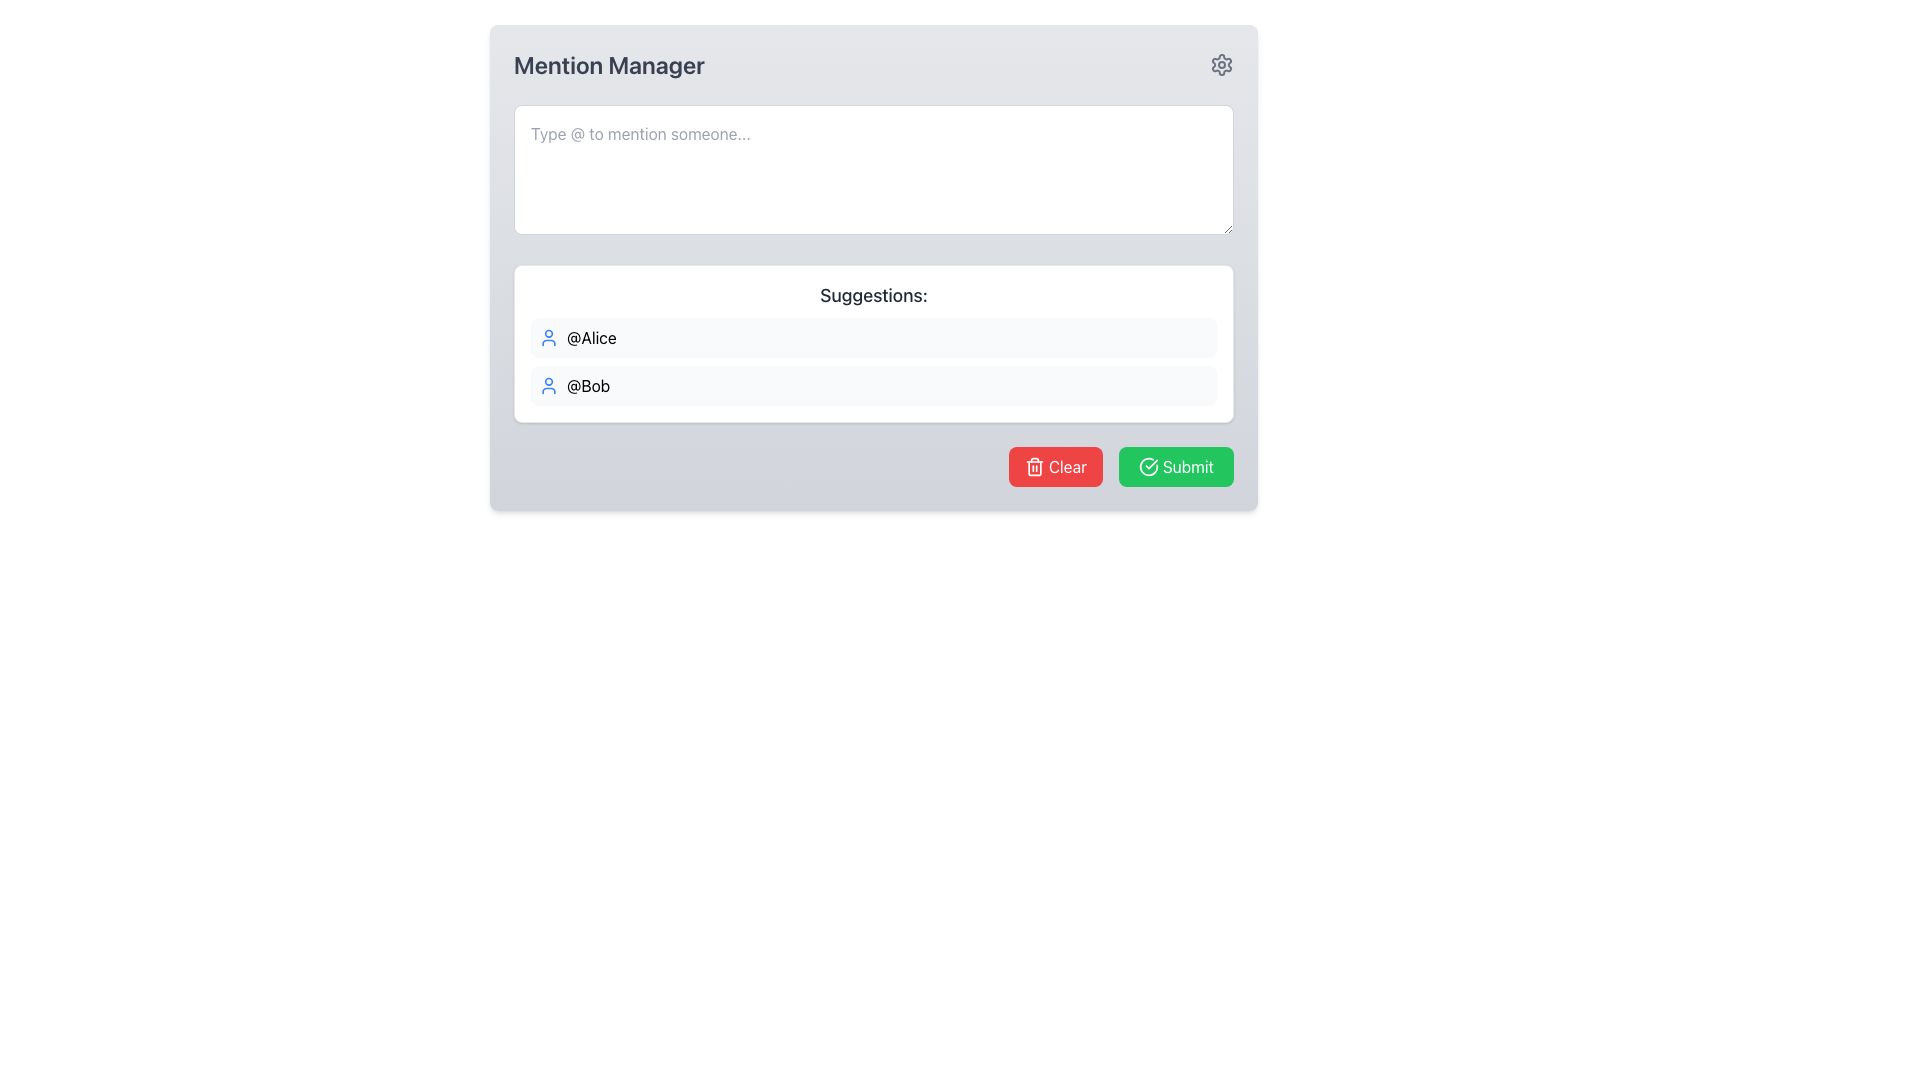 The height and width of the screenshot is (1080, 1920). I want to click on the gear-like settings icon located in the top-right corner of the 'Mention Manager' interface, which is rendered in gray and has an intricate outline, so click(1221, 64).